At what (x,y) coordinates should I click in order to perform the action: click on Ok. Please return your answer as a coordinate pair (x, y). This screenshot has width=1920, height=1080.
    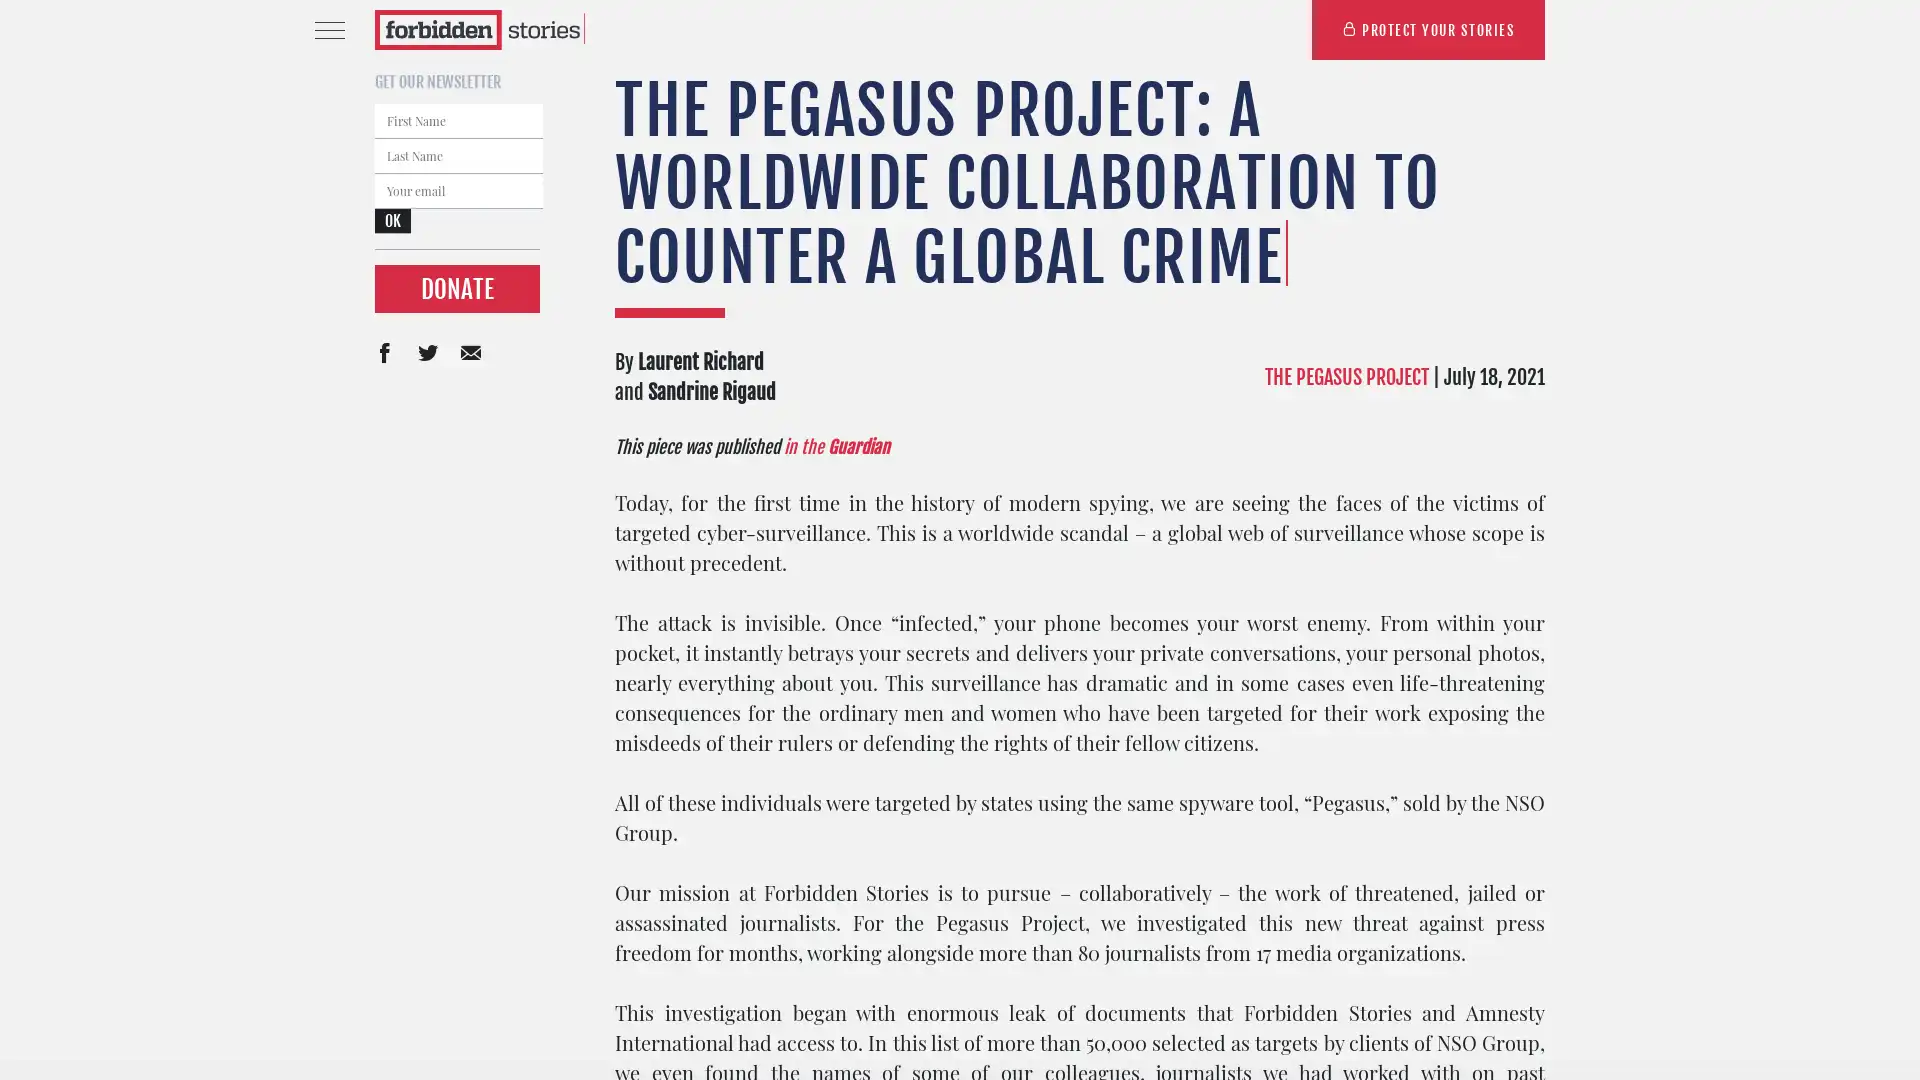
    Looking at the image, I should click on (1271, 722).